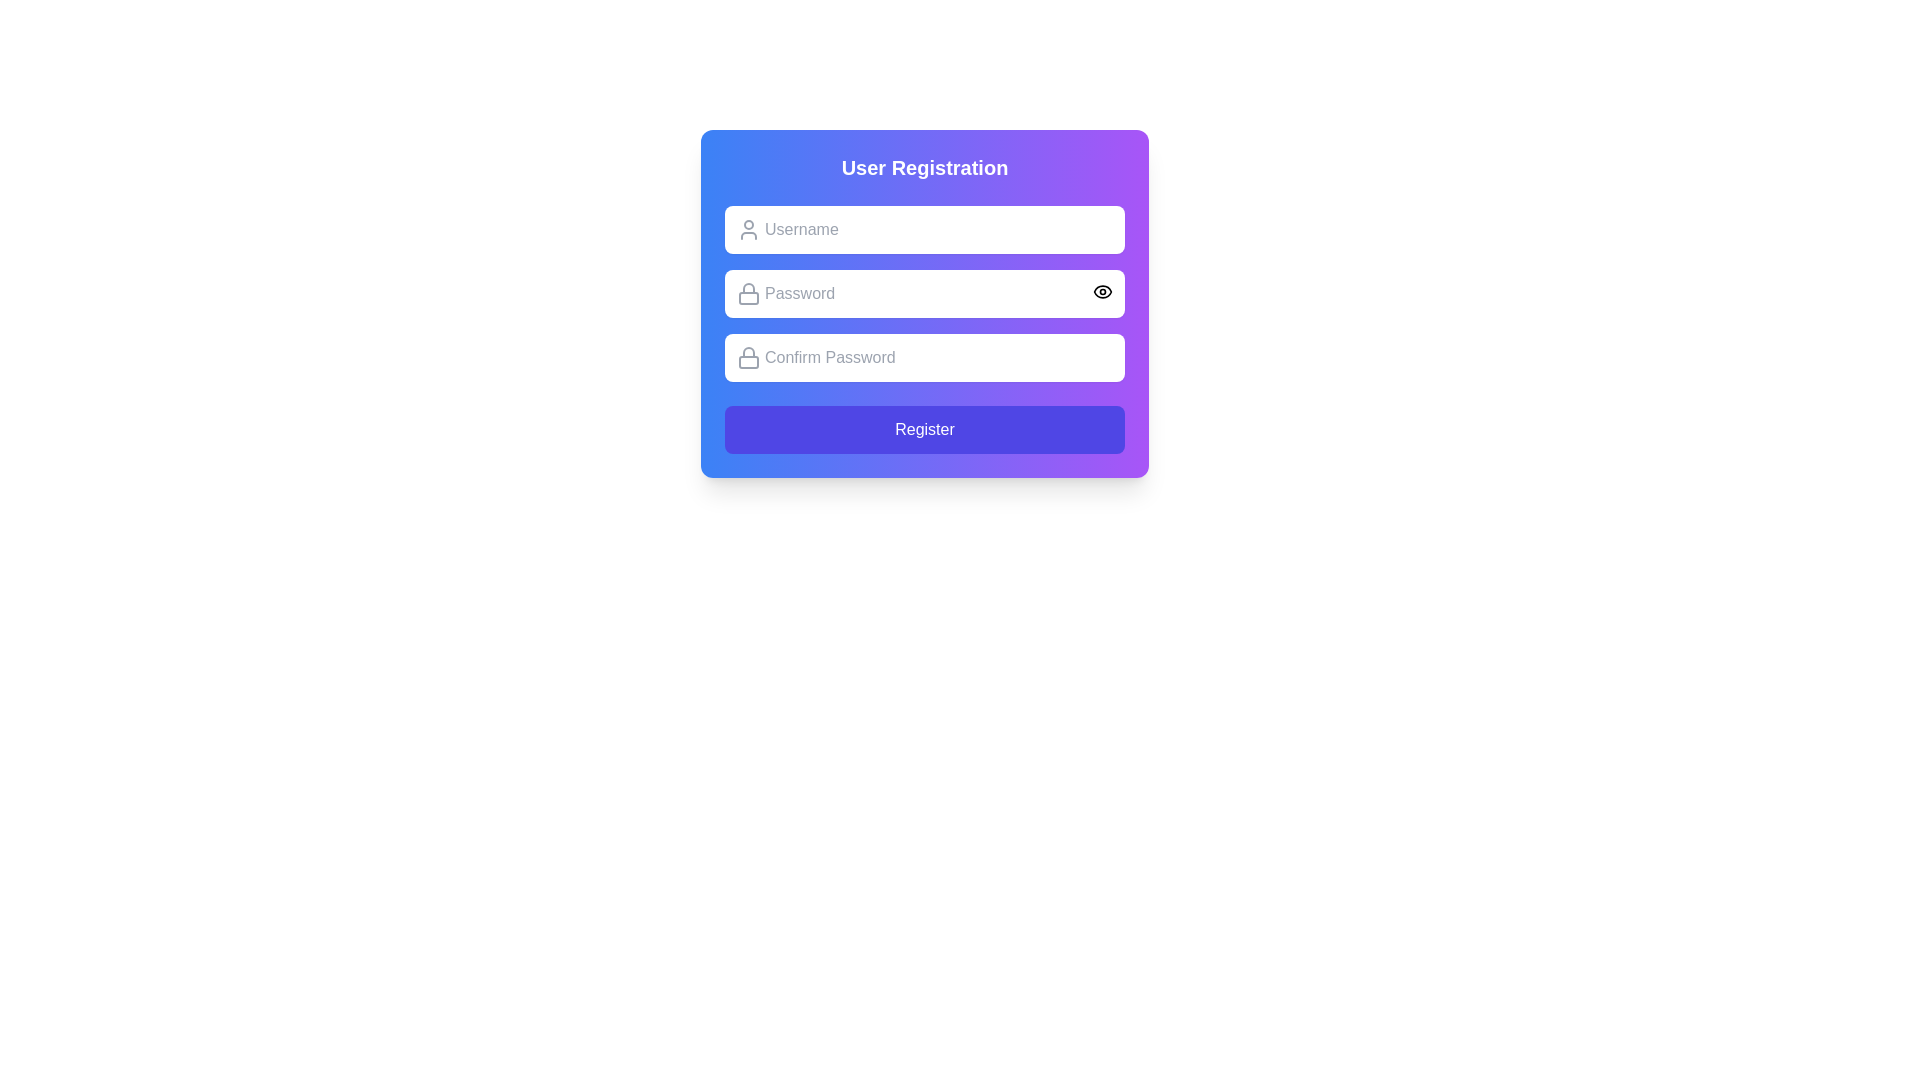  I want to click on the 'Register' button located at the bottom of the 'User Registration' section to observe the hover effect, so click(924, 428).